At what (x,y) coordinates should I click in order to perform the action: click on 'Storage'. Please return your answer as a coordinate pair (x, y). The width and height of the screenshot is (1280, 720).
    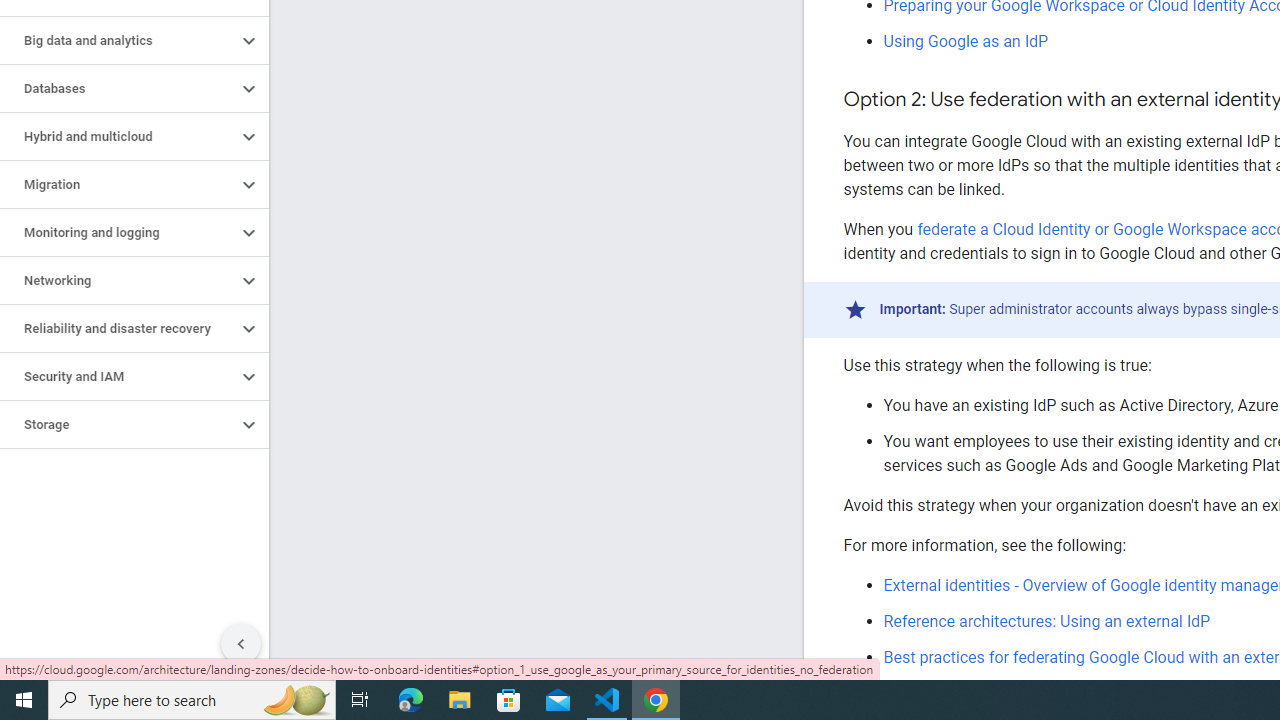
    Looking at the image, I should click on (117, 424).